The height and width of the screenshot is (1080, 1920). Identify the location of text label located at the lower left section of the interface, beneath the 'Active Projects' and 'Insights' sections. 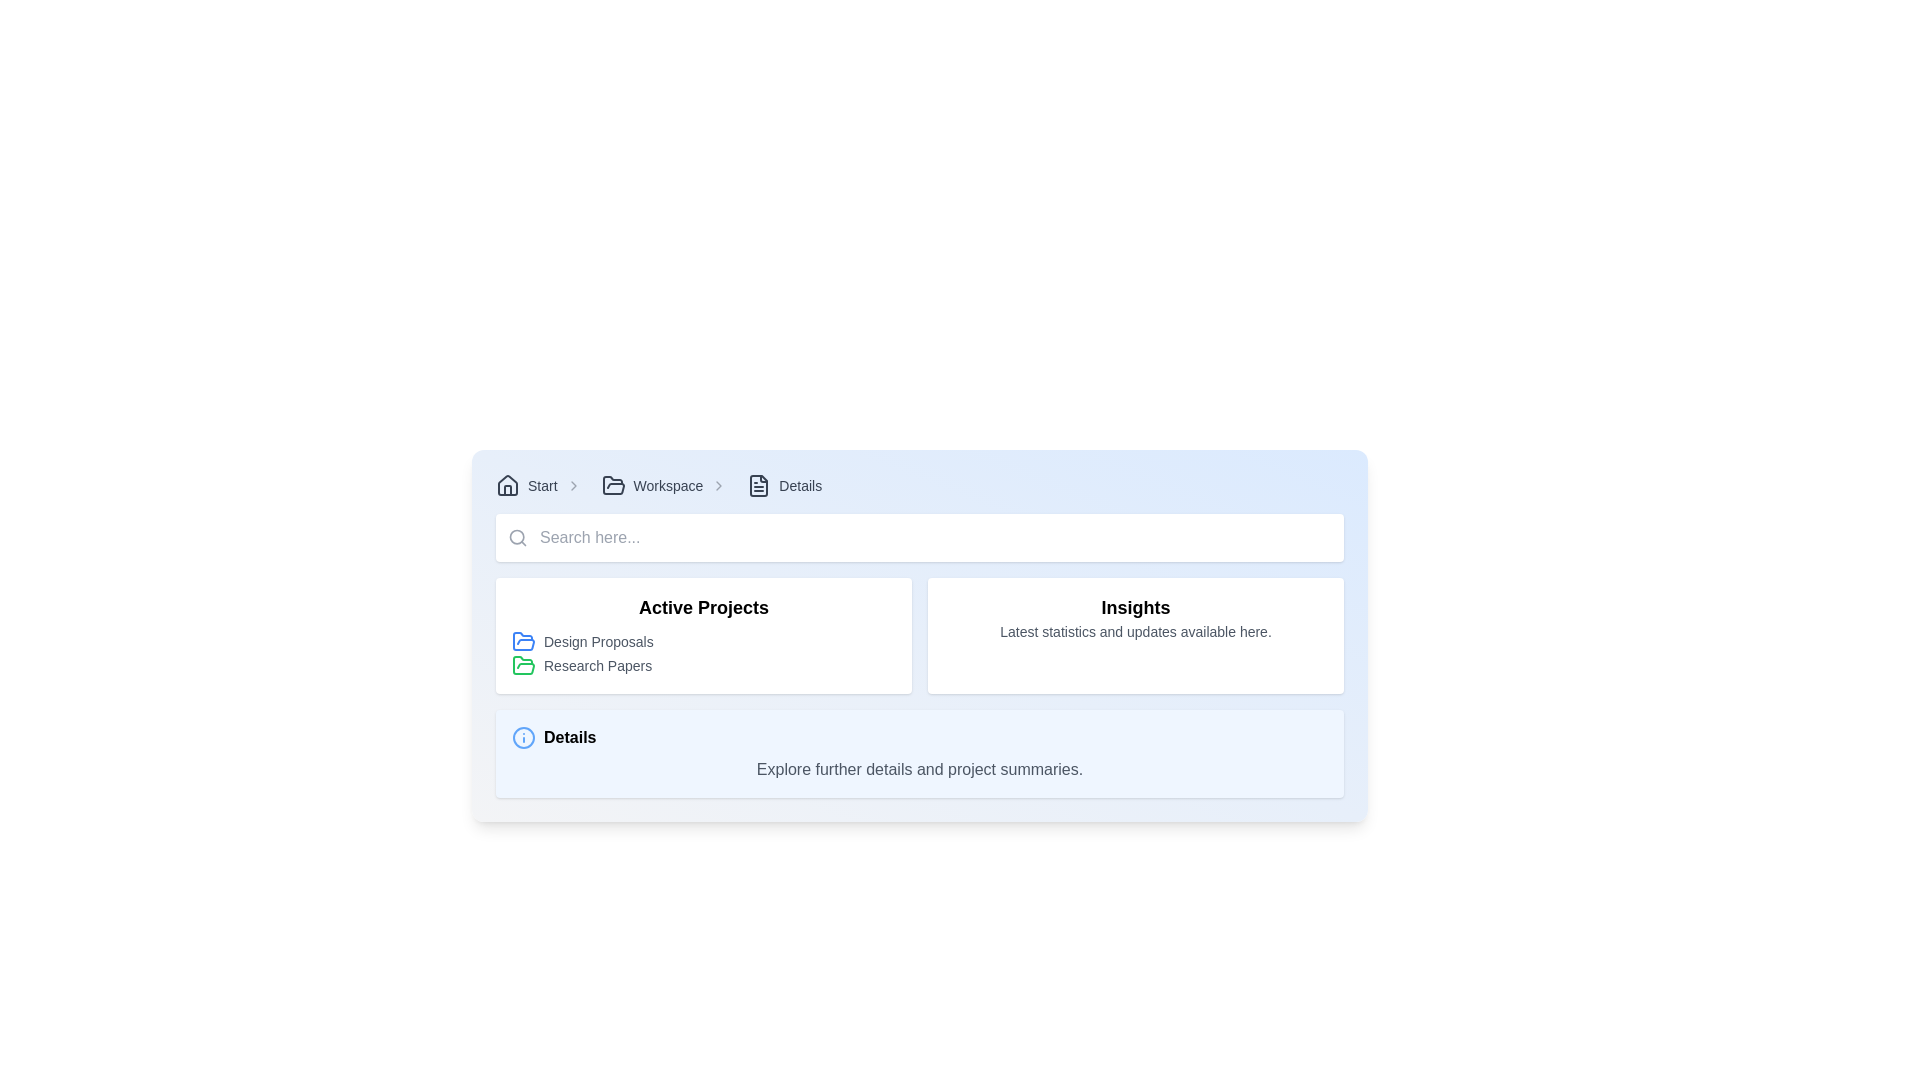
(569, 737).